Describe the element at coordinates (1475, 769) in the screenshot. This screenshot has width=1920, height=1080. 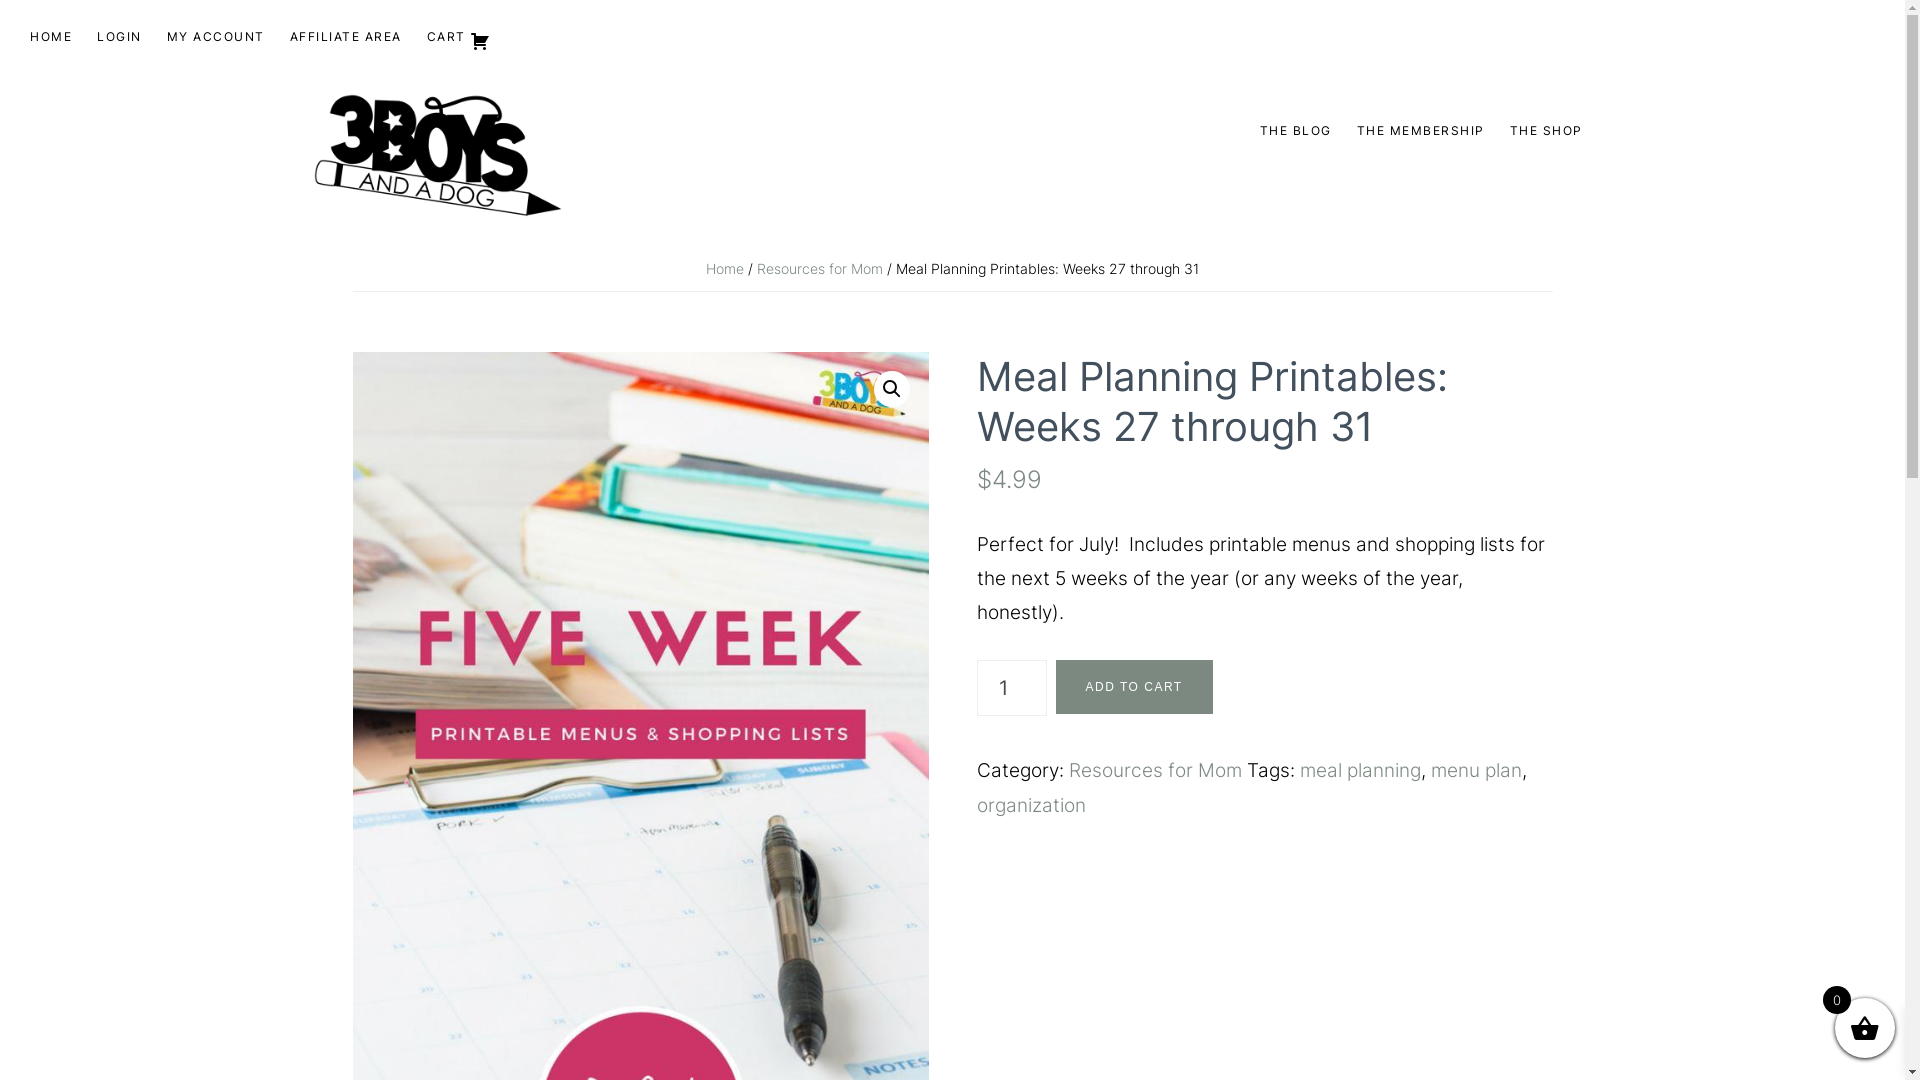
I see `'menu plan'` at that location.